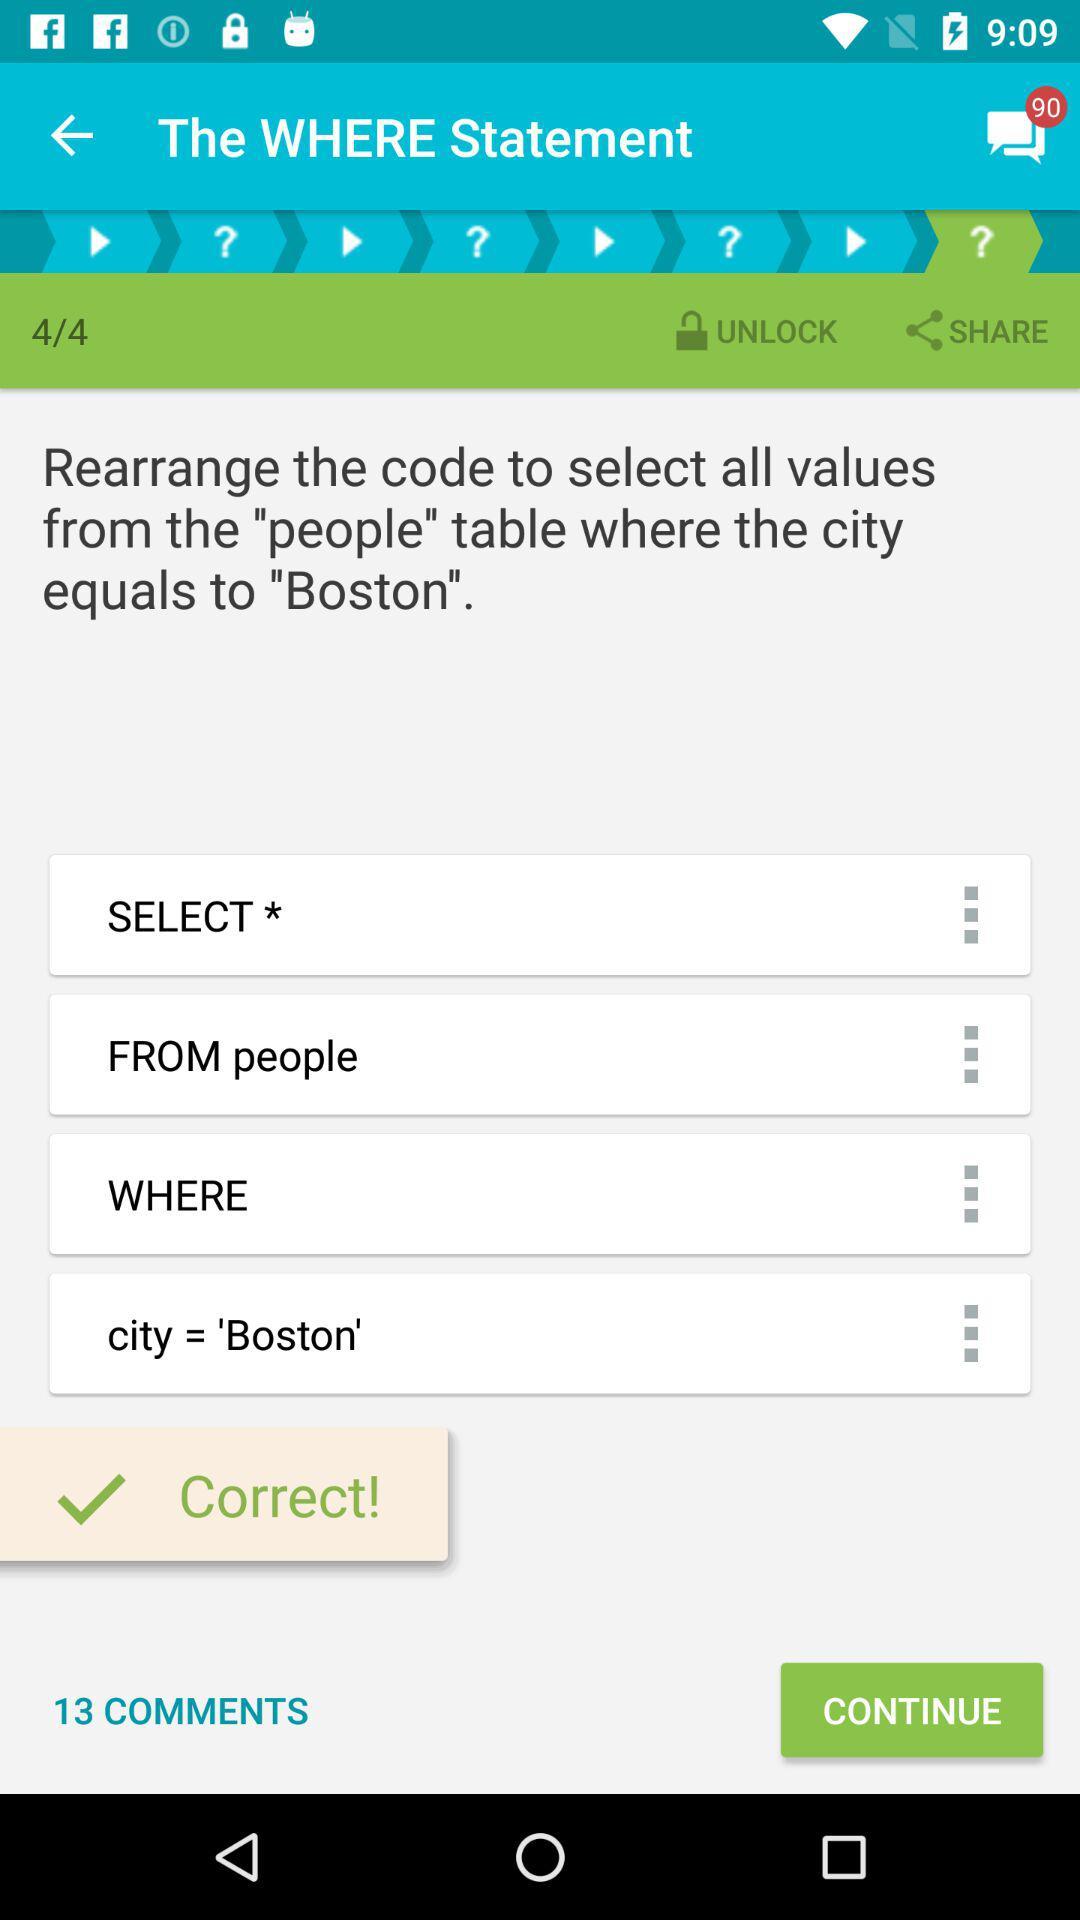  I want to click on the share icon, so click(973, 330).